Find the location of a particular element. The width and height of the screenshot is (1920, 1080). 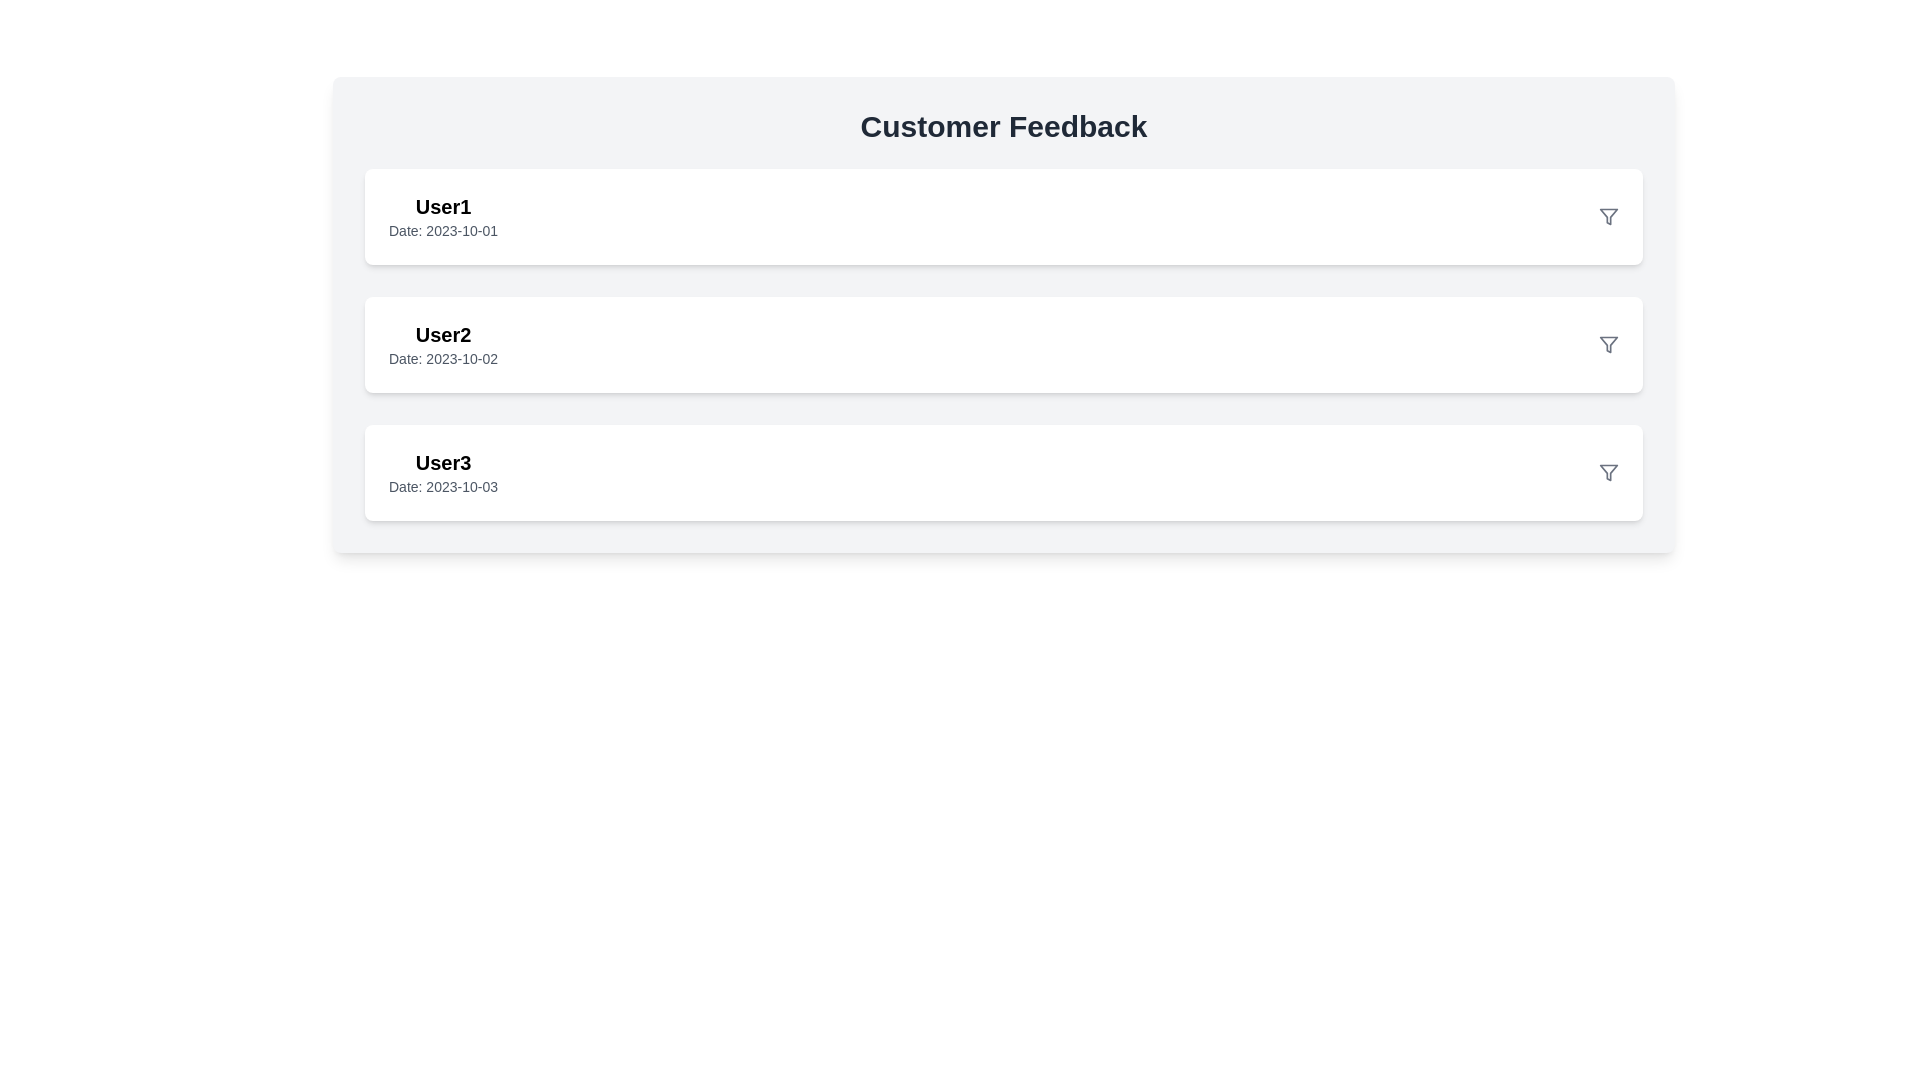

the filter funnel icon located to the far right of the third user feedback entry labeled 'User3' dated '2023-10-03' is located at coordinates (1608, 343).